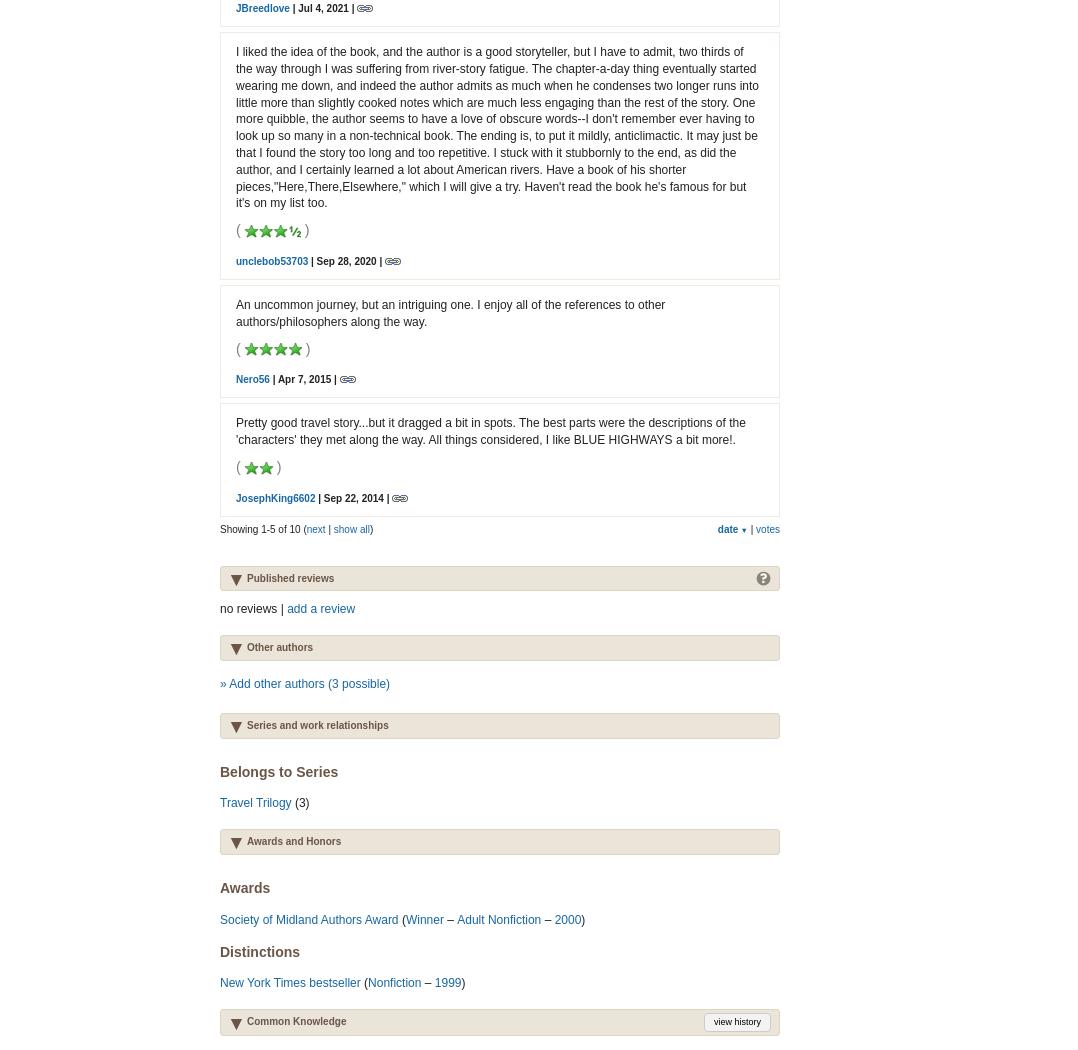 Image resolution: width=1078 pixels, height=1050 pixels. Describe the element at coordinates (275, 496) in the screenshot. I see `'JosephKing6602'` at that location.